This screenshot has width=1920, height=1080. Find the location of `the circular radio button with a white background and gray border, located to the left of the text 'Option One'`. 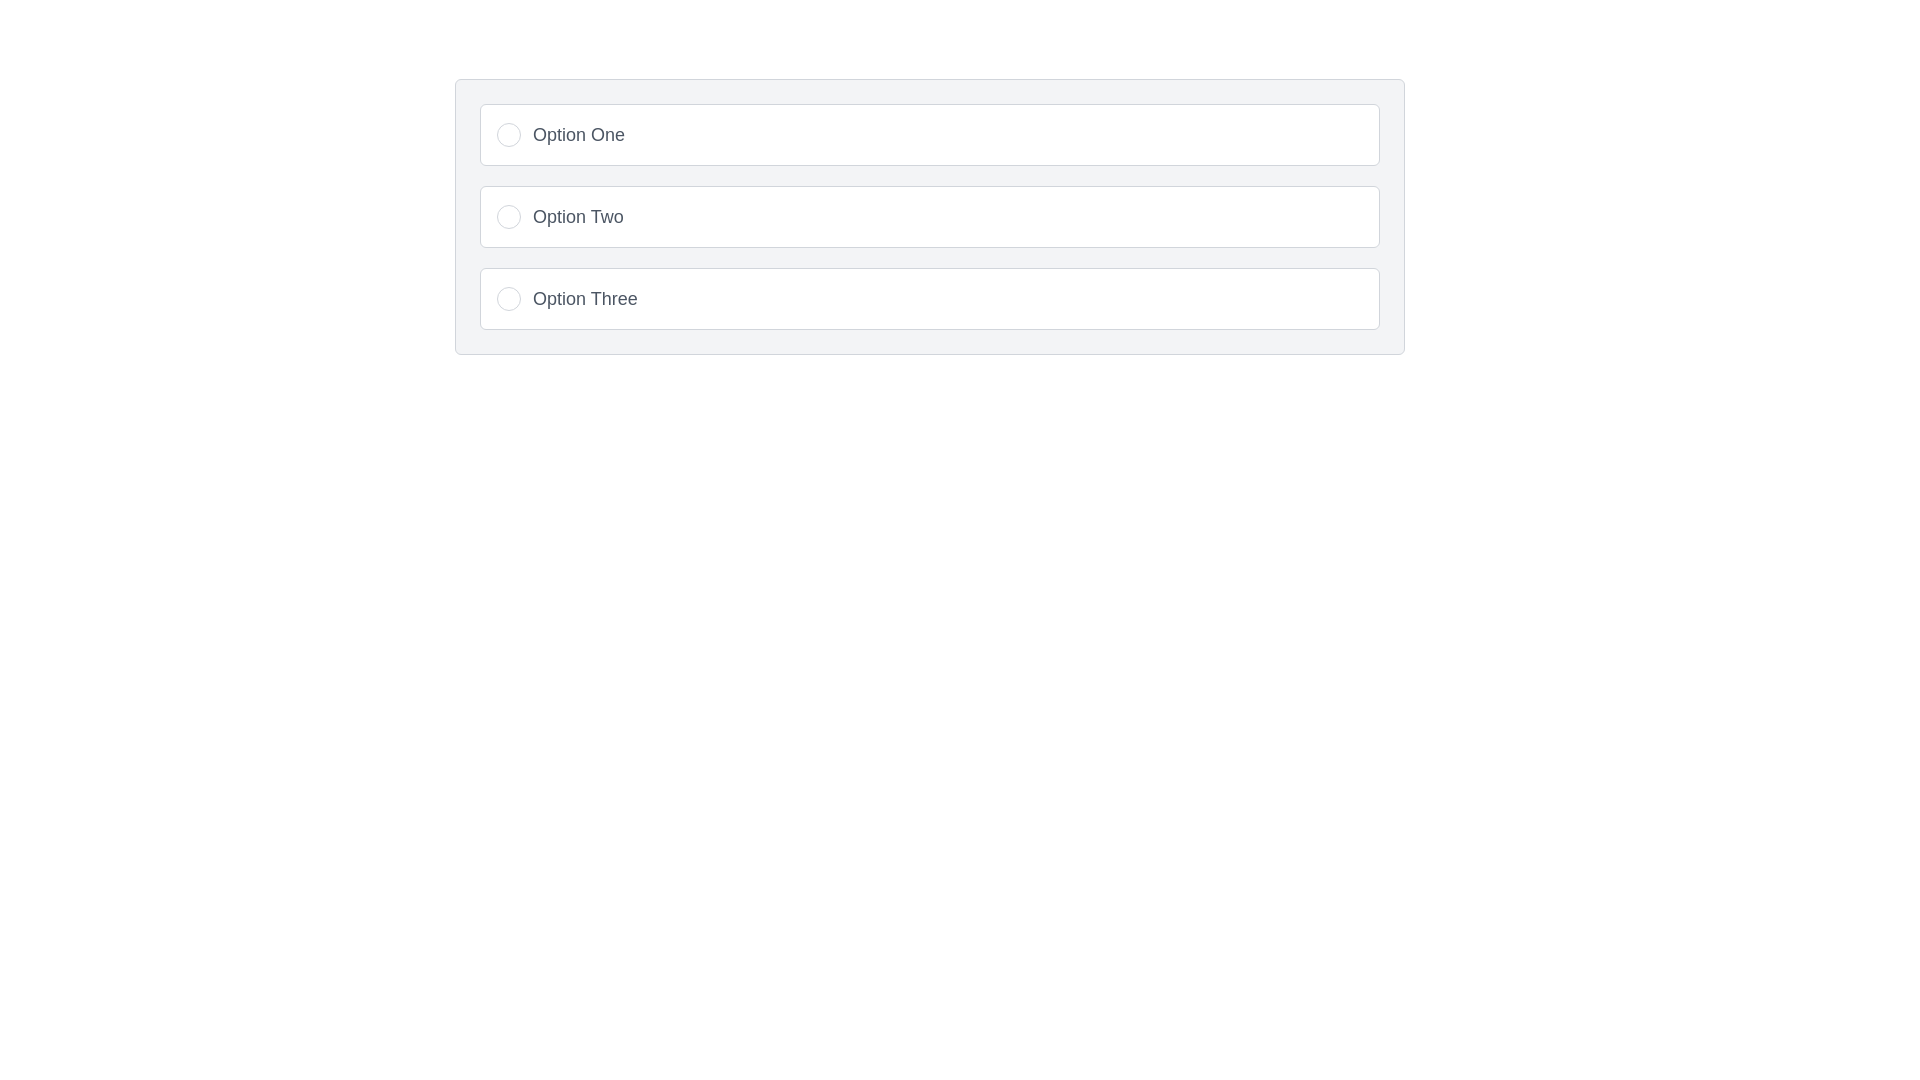

the circular radio button with a white background and gray border, located to the left of the text 'Option One' is located at coordinates (508, 135).